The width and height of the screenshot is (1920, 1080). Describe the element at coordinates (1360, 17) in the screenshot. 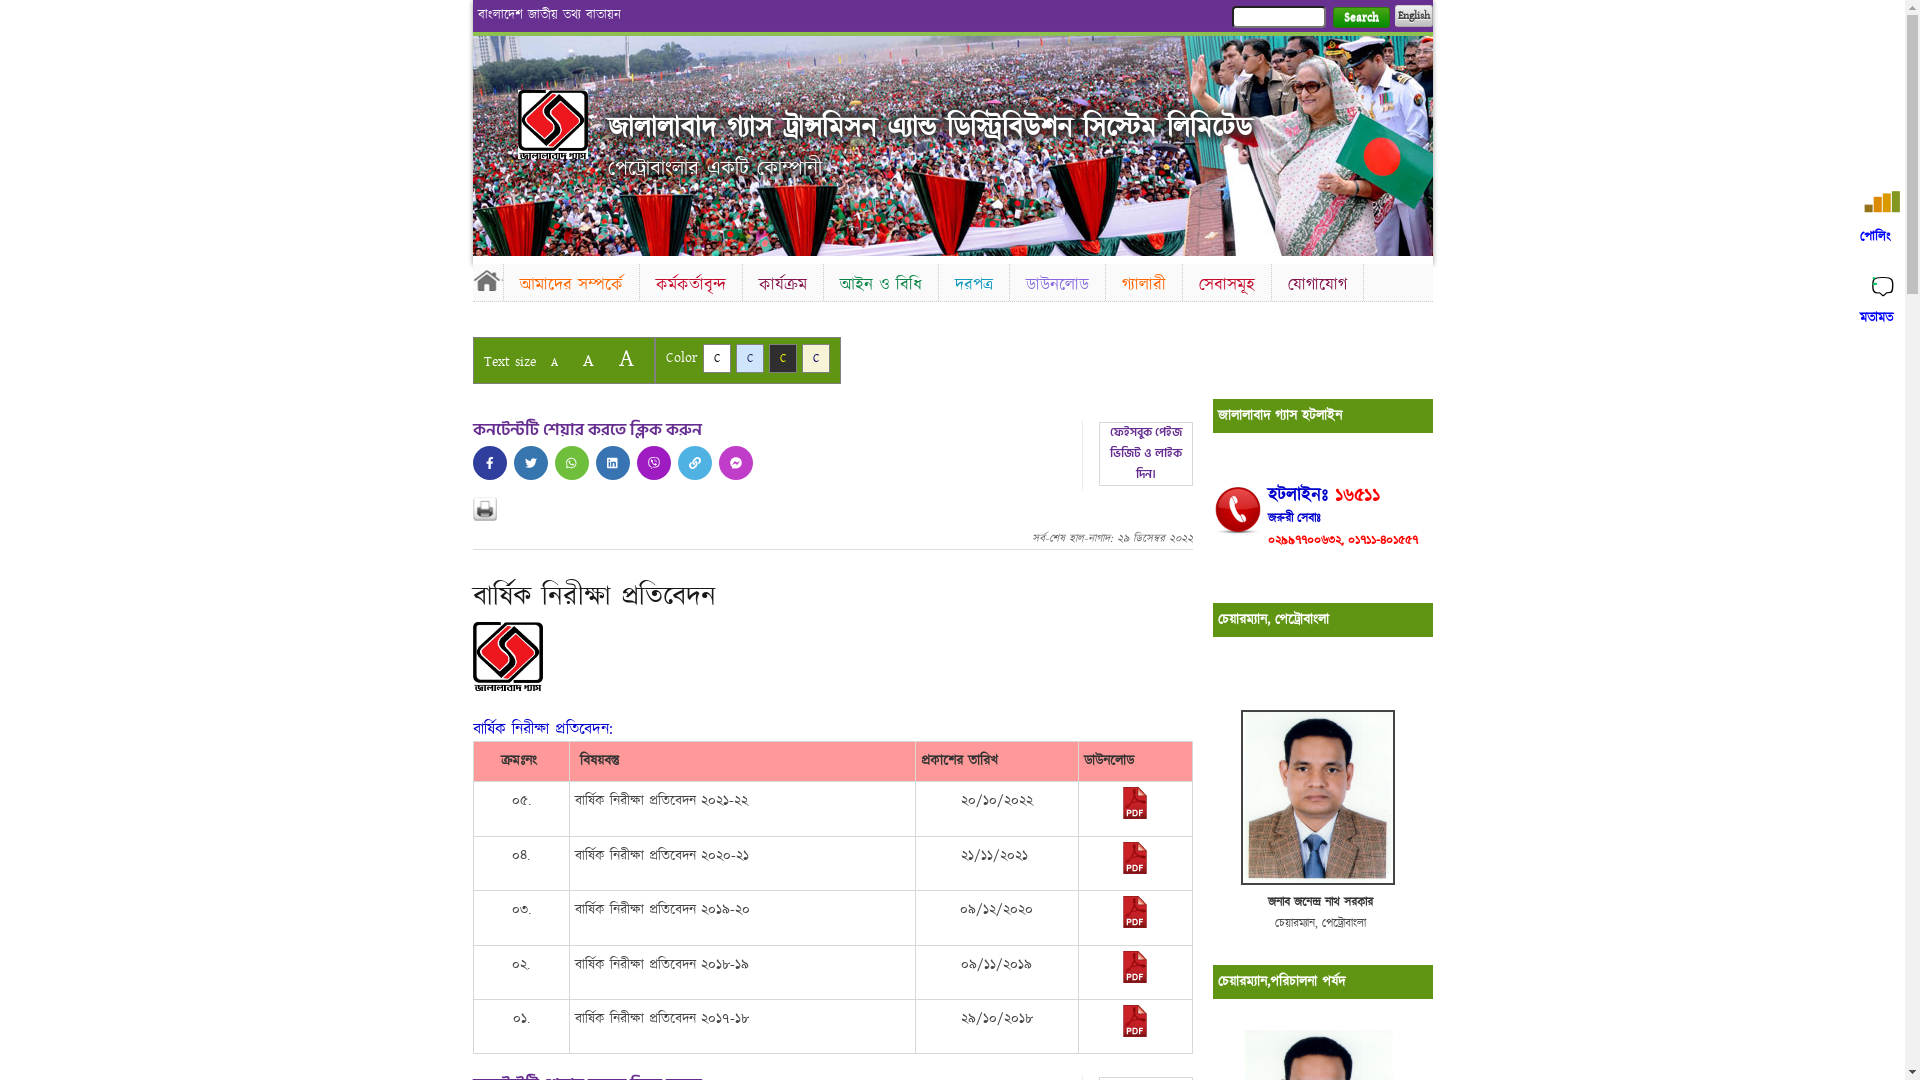

I see `'Search'` at that location.